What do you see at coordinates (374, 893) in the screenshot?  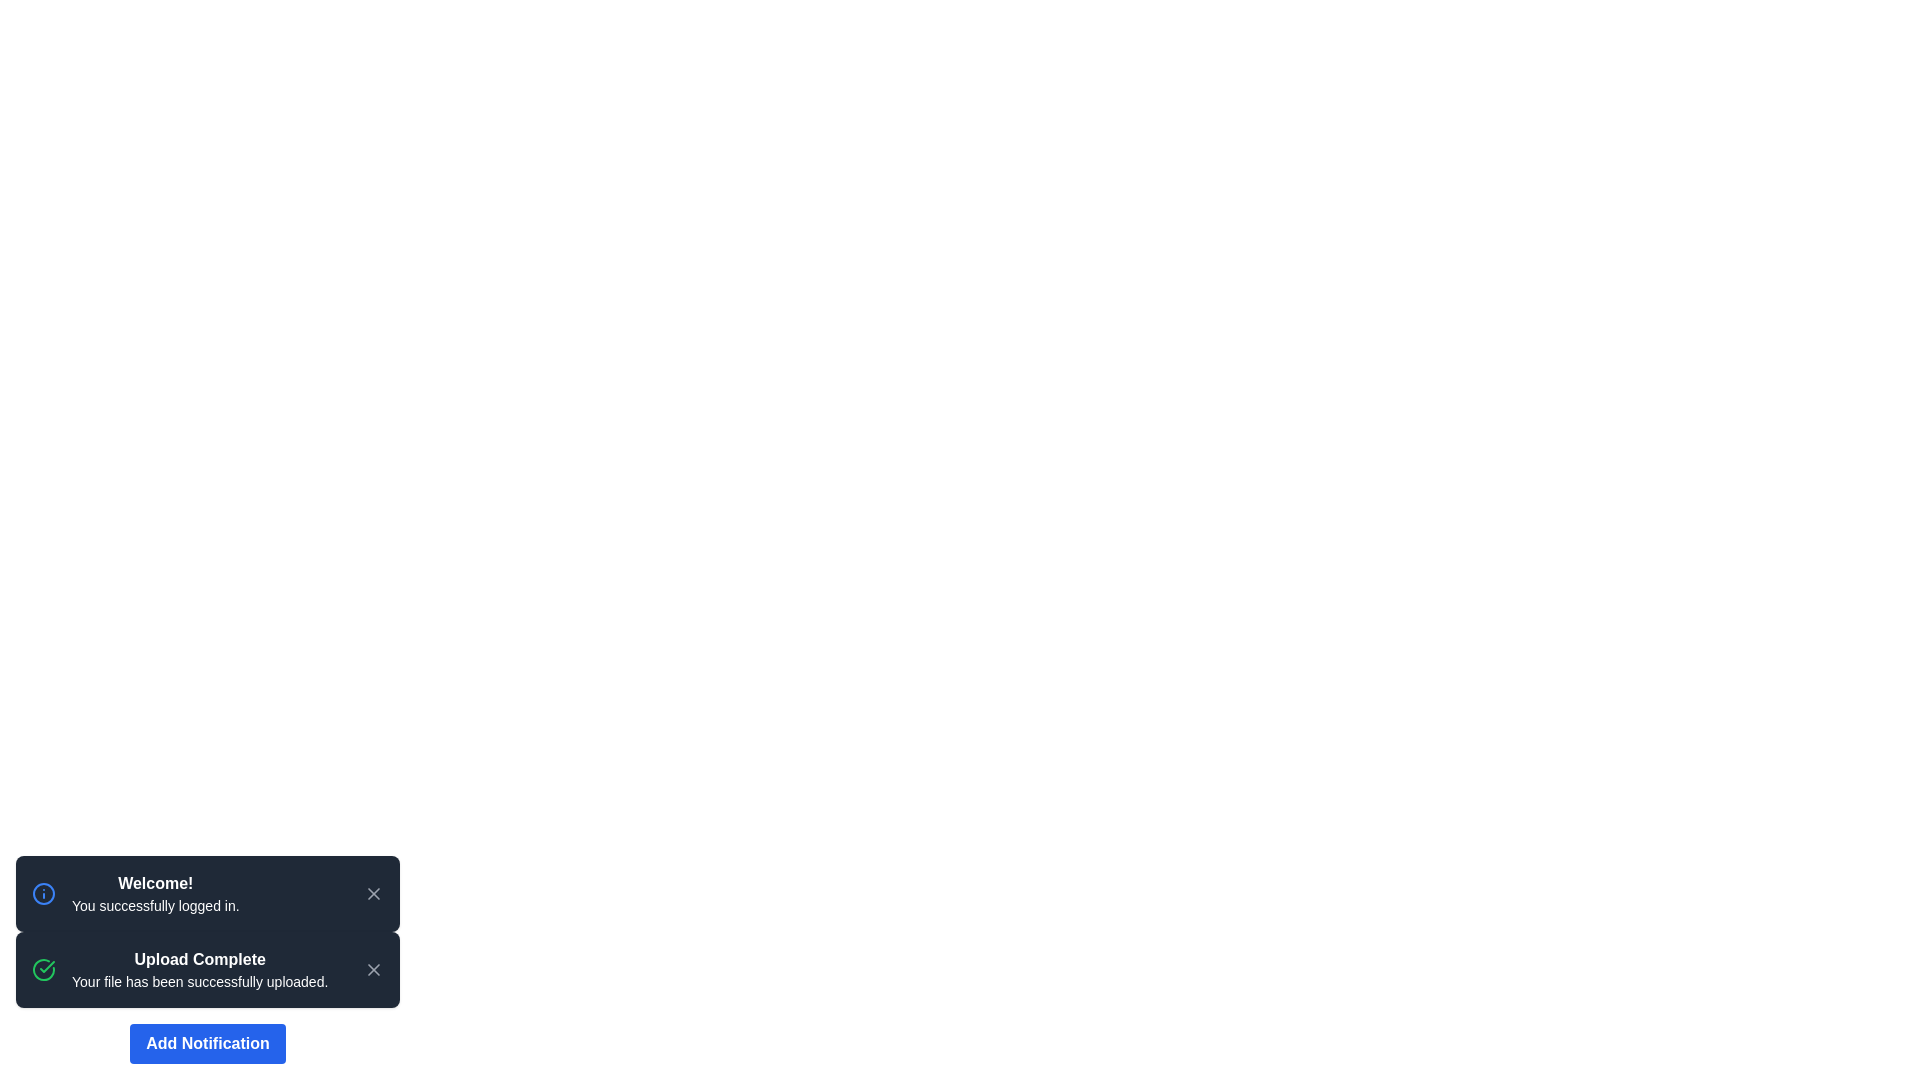 I see `the close or dismiss icon located in the bottom-left corner of the interface` at bounding box center [374, 893].